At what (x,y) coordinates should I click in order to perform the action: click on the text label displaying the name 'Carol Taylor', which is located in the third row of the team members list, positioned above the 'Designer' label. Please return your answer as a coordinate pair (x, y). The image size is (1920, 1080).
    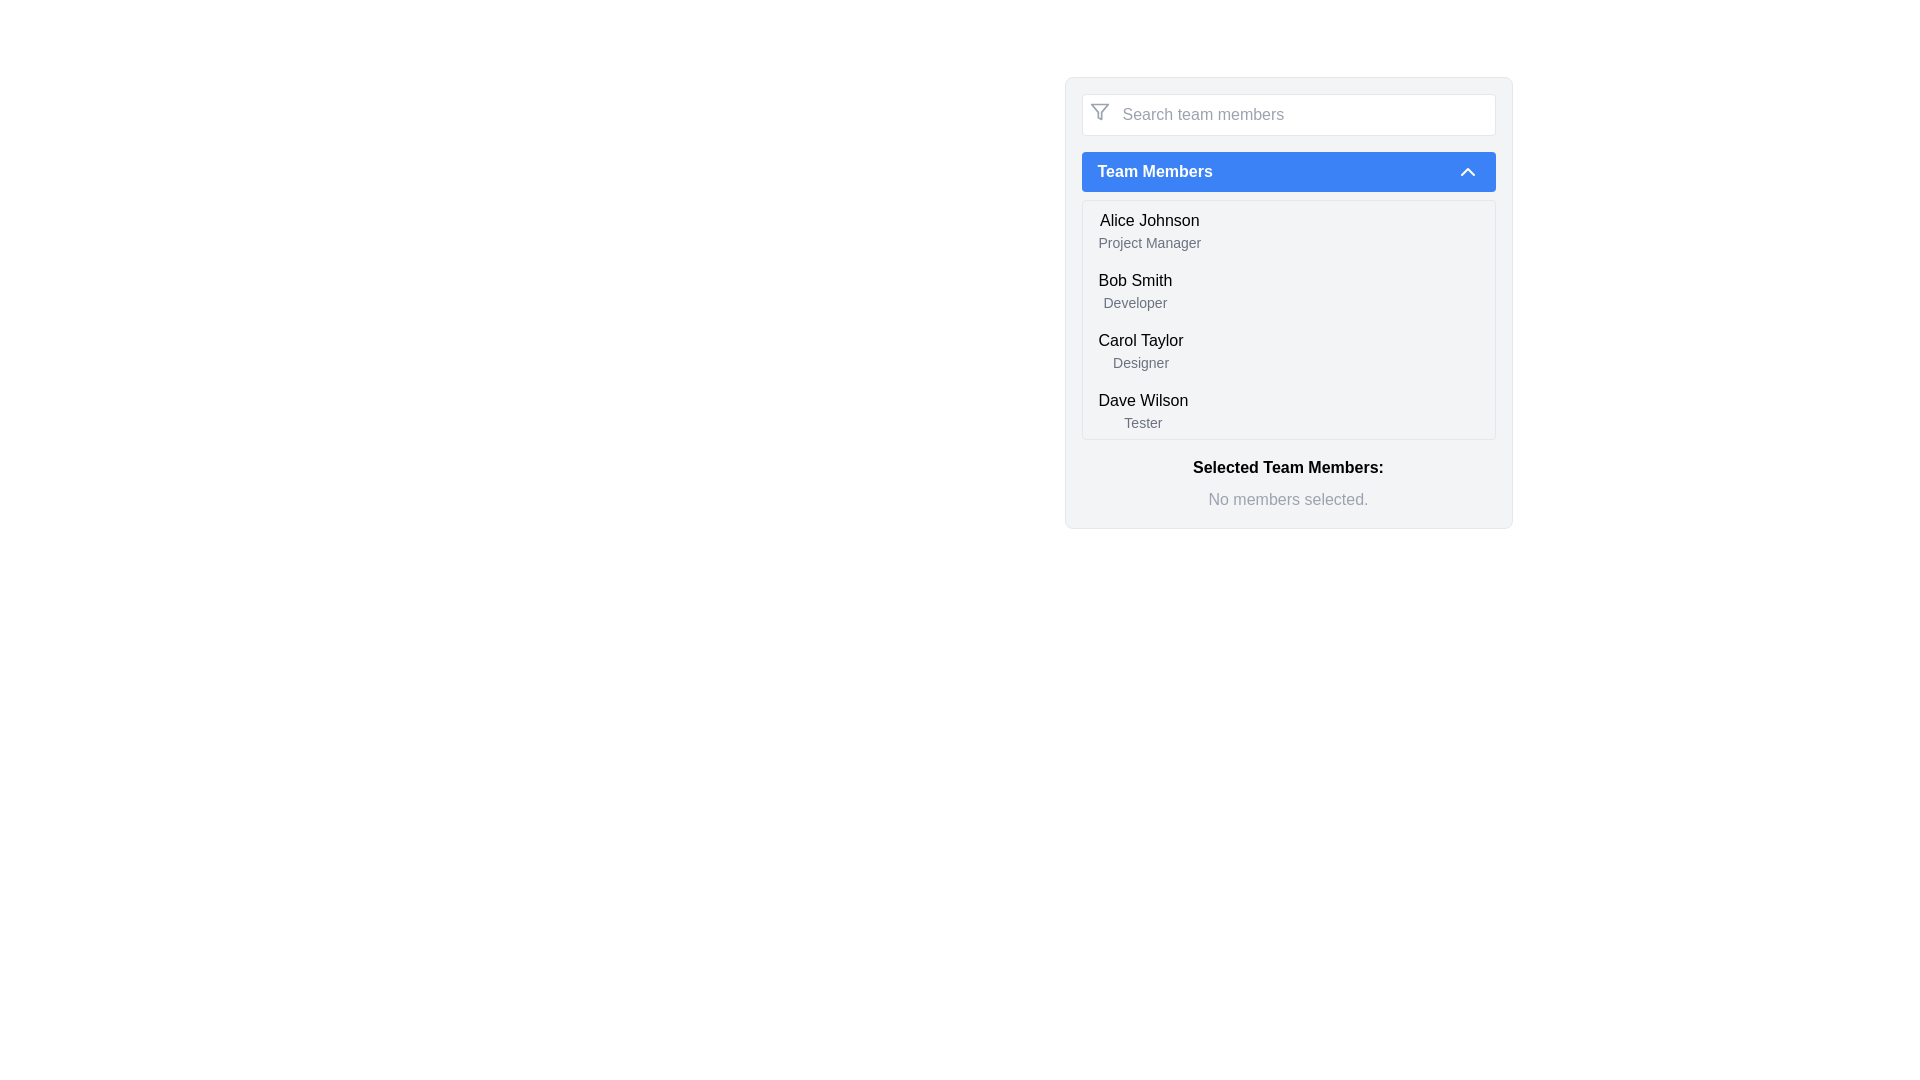
    Looking at the image, I should click on (1141, 339).